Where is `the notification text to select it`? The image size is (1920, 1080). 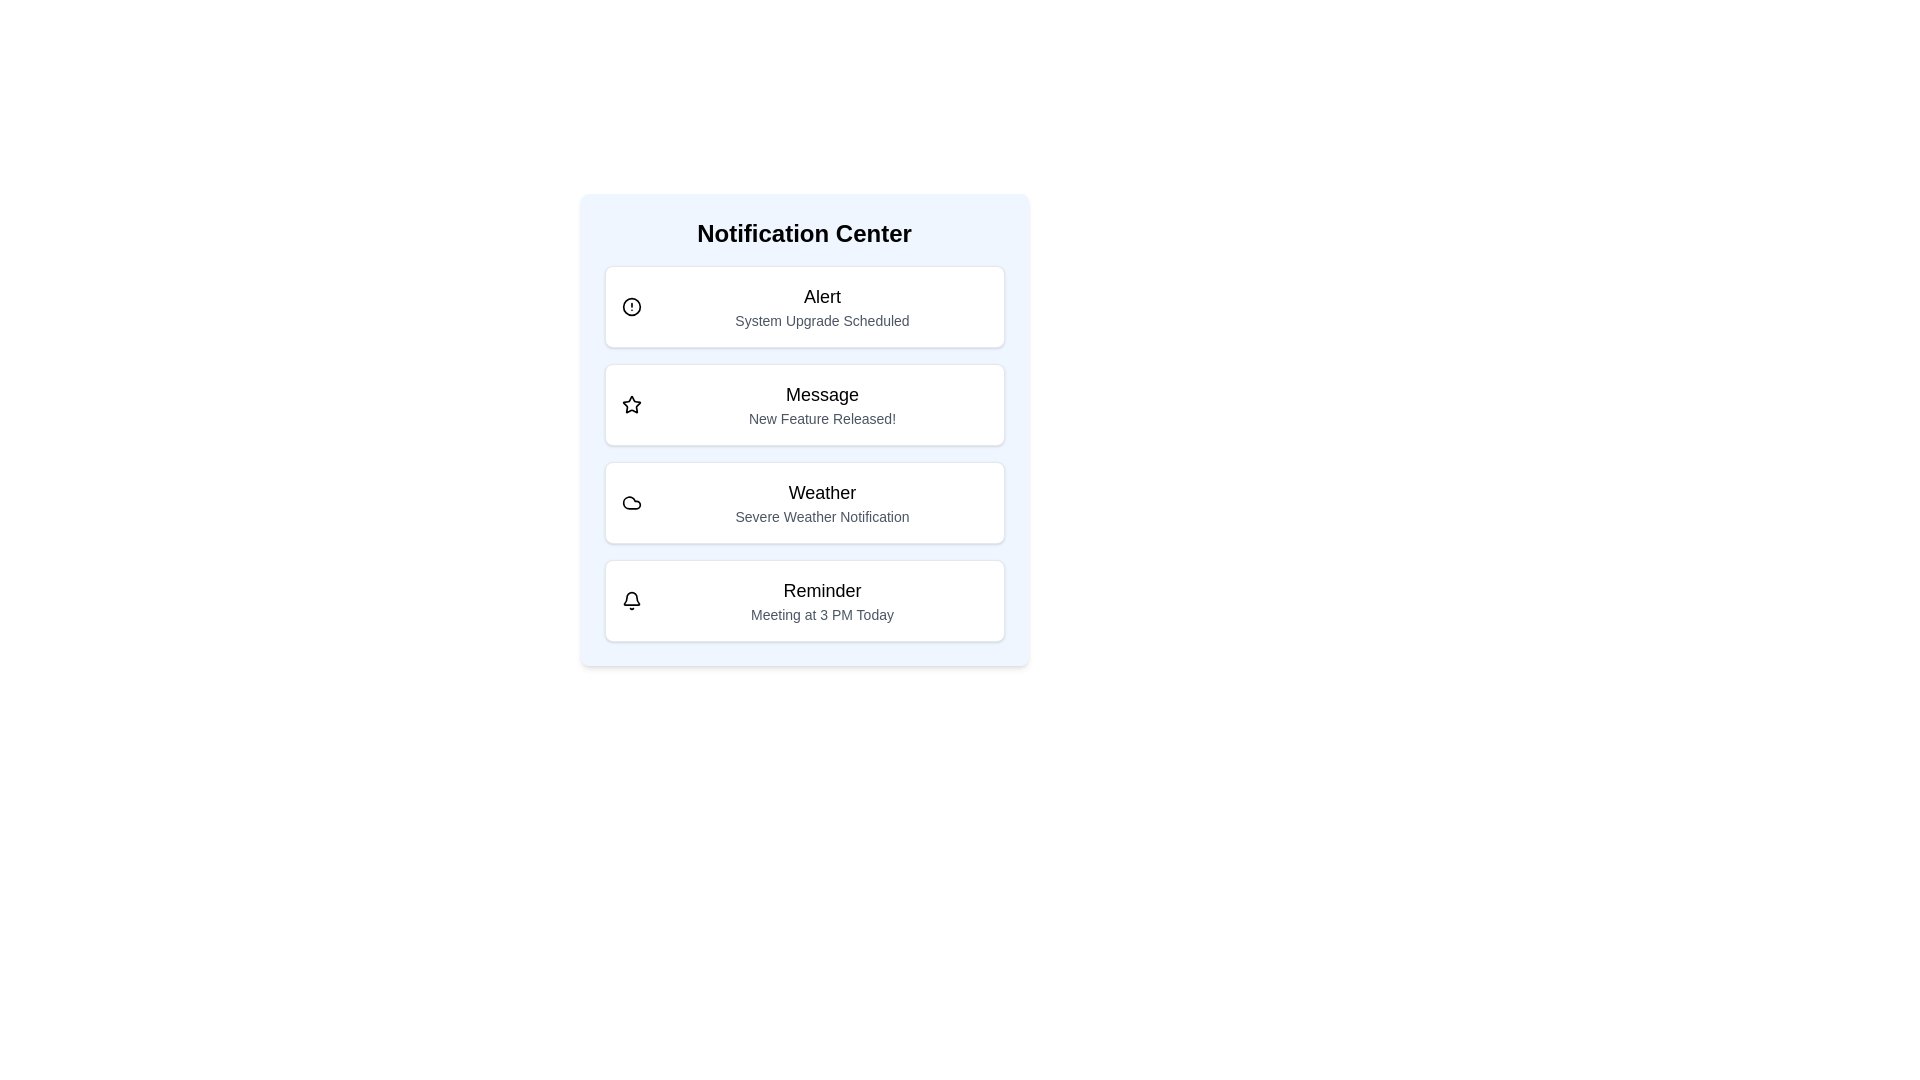
the notification text to select it is located at coordinates (804, 428).